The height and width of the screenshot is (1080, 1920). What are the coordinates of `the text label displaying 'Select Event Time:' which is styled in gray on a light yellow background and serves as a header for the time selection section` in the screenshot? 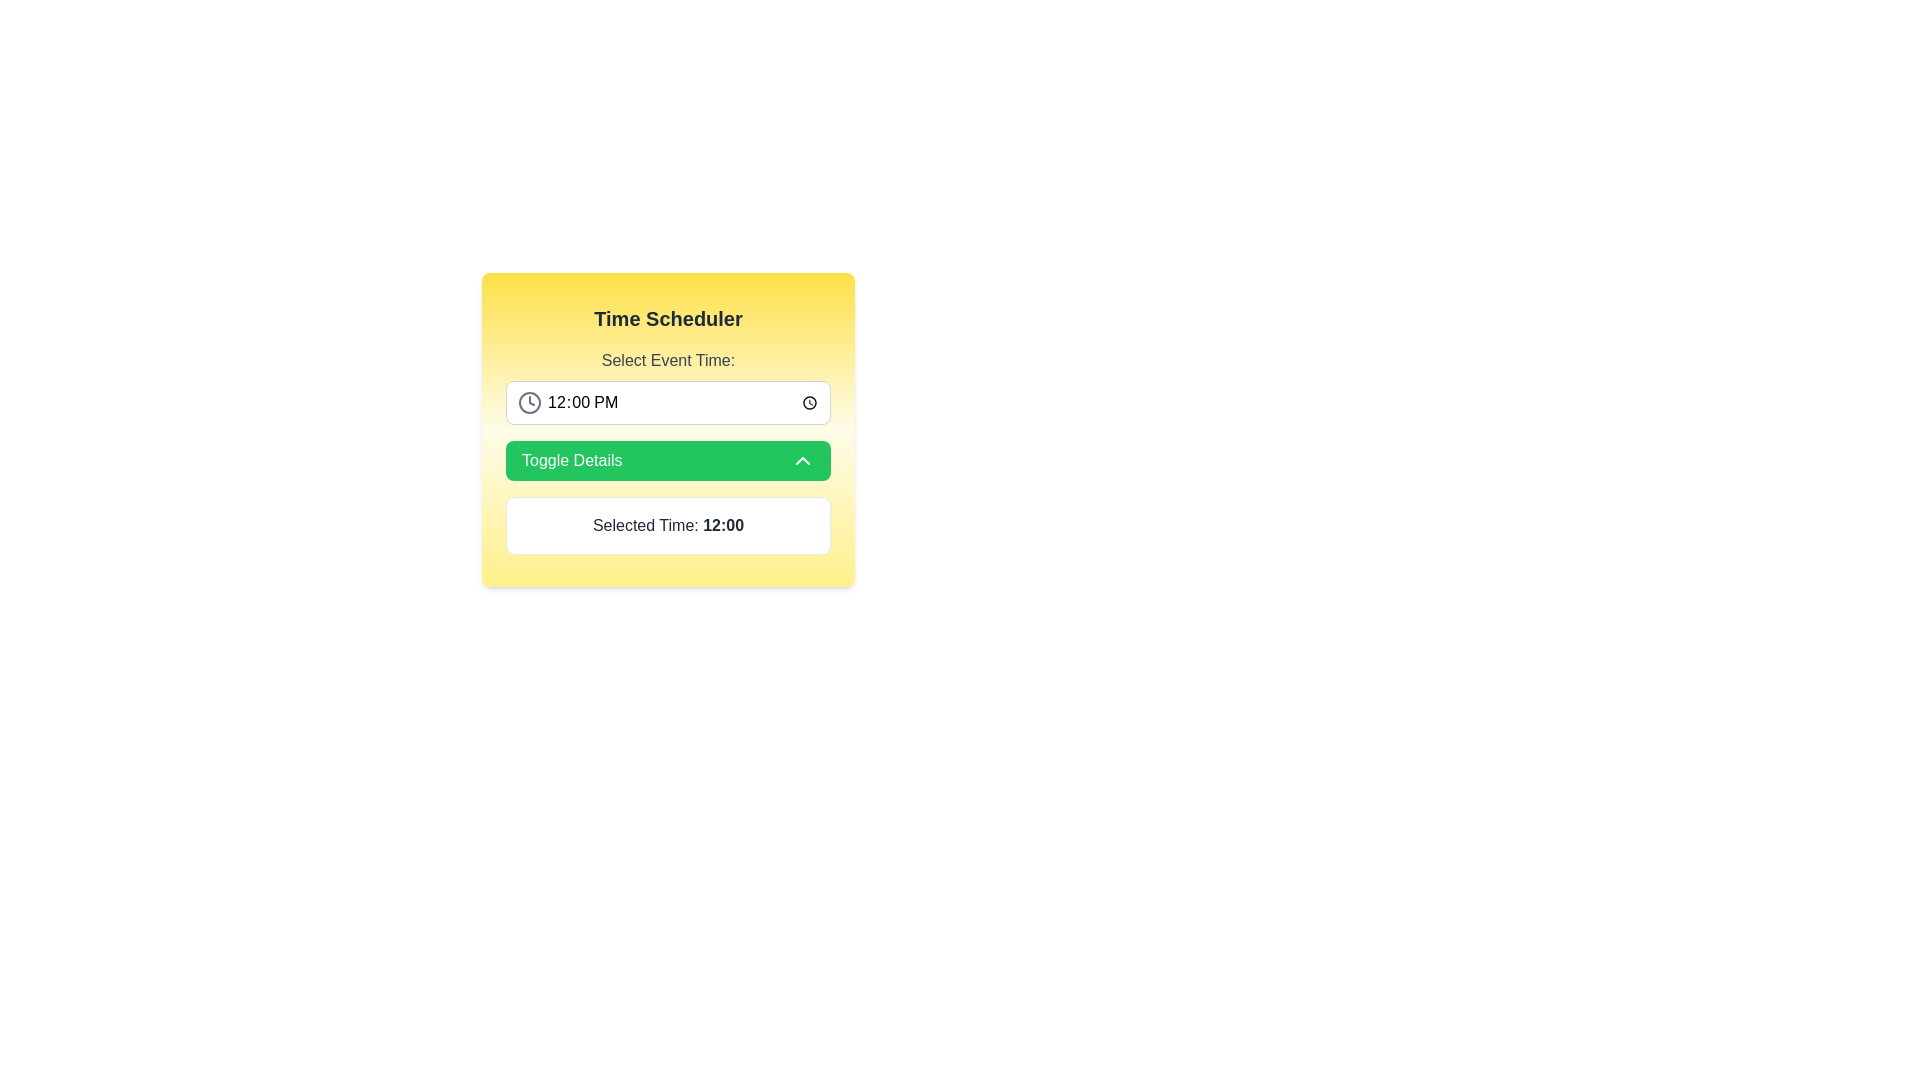 It's located at (668, 361).